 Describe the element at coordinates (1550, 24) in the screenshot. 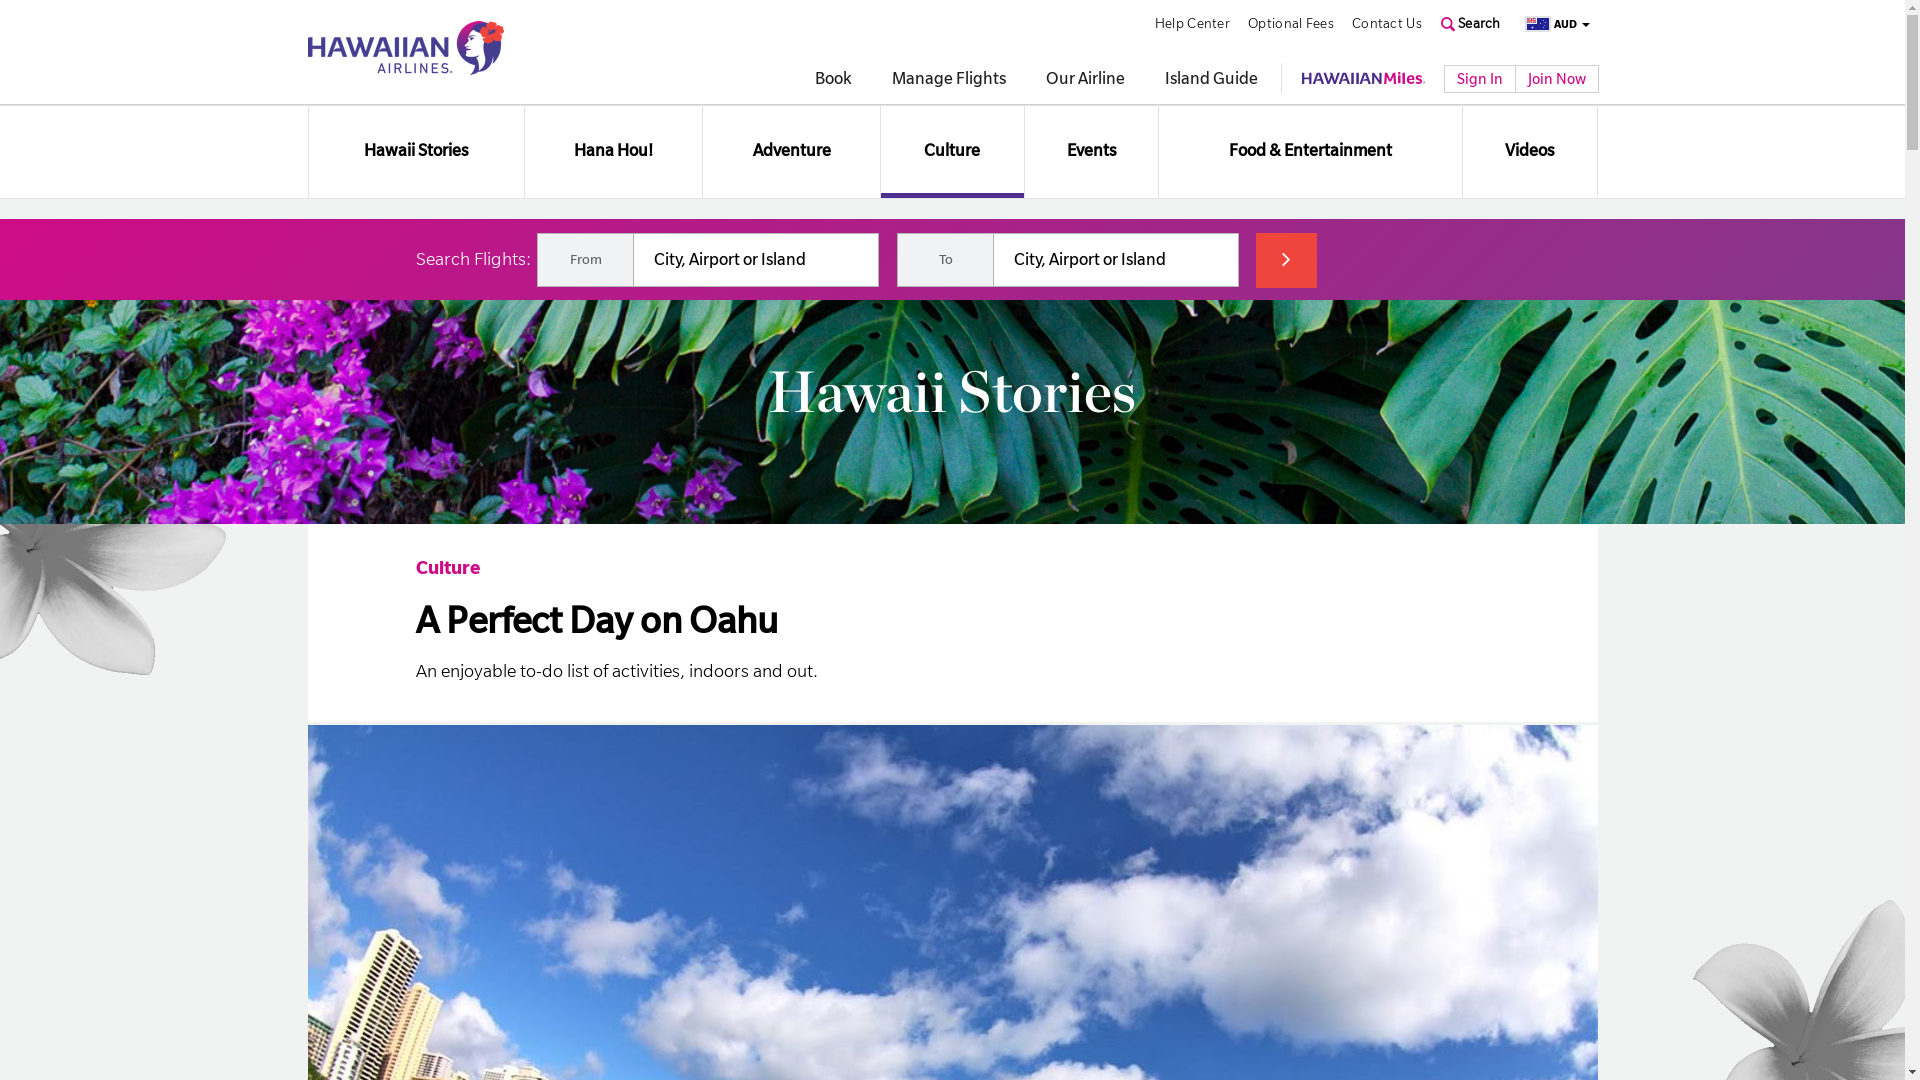

I see `'AUD'` at that location.